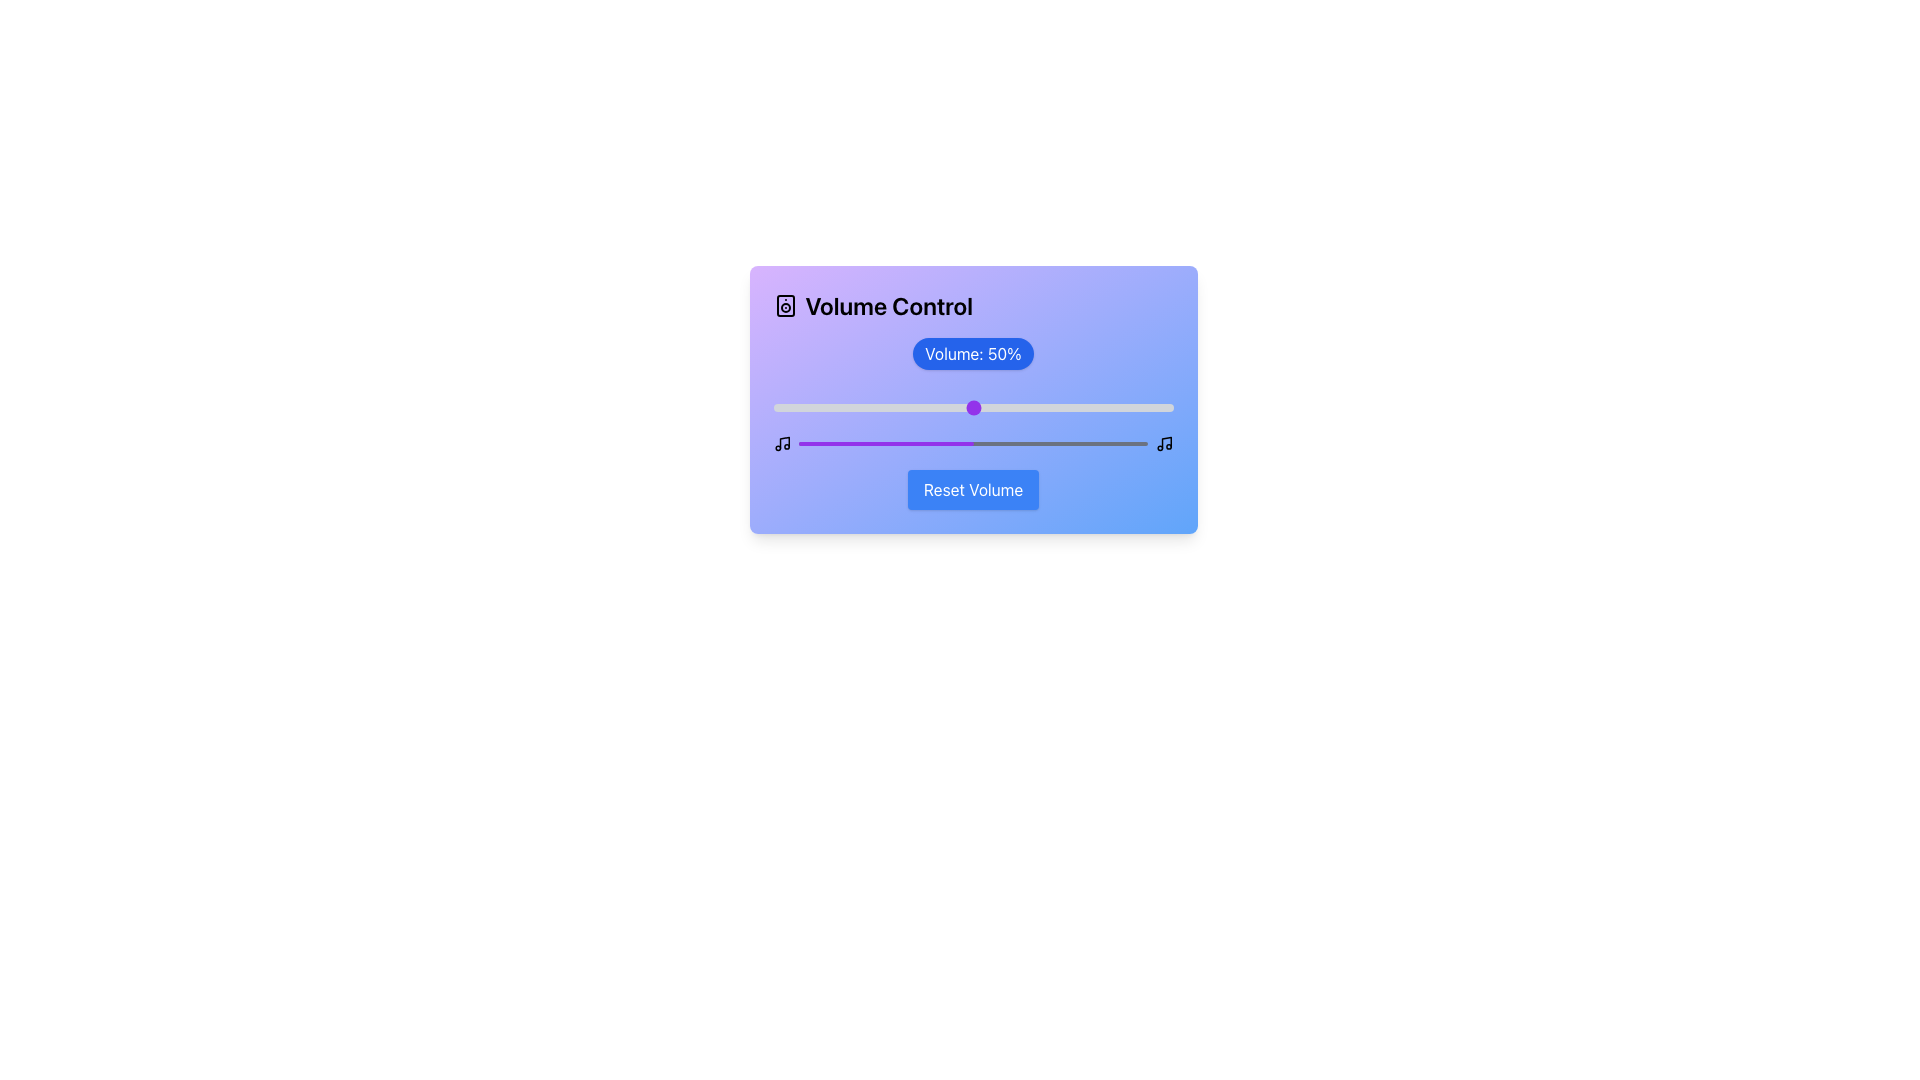 Image resolution: width=1920 pixels, height=1080 pixels. Describe the element at coordinates (885, 442) in the screenshot. I see `the purple progress bar segment within the Volume Control interface, located below the 'Volume: 50%' label` at that location.